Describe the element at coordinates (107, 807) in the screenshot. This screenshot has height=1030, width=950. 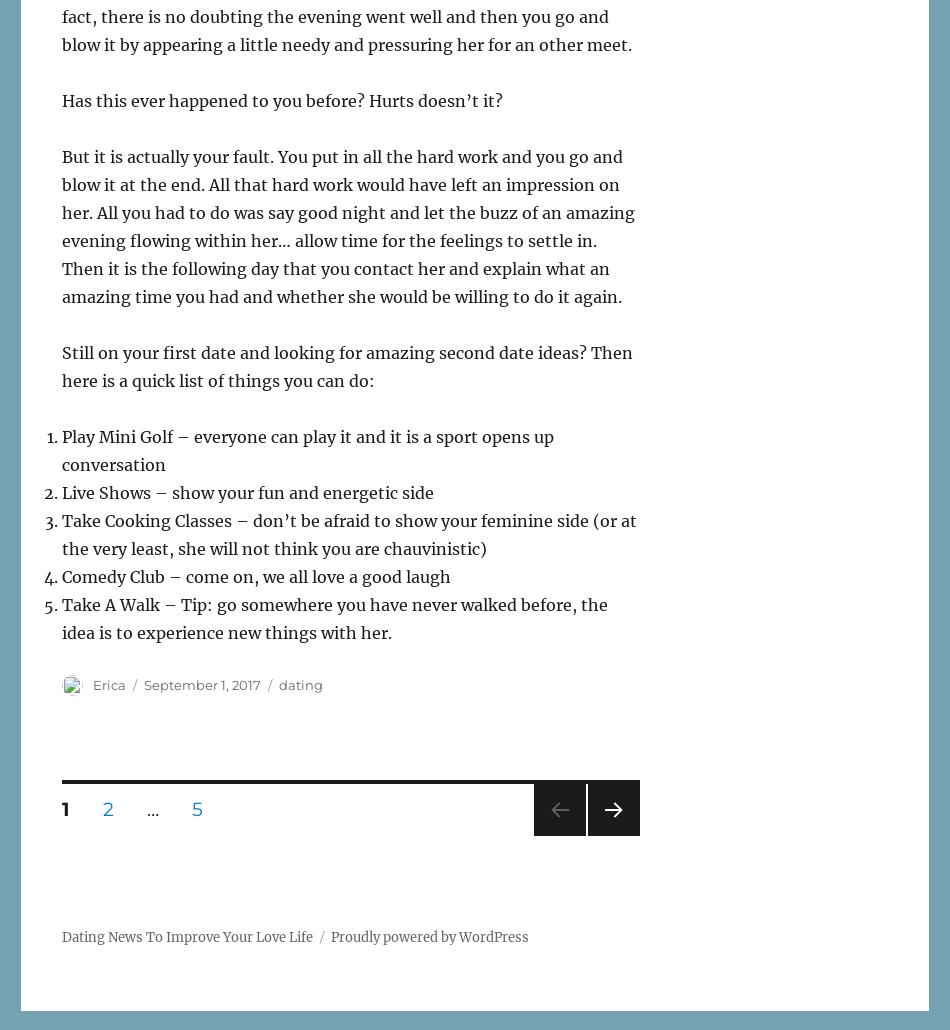
I see `'2'` at that location.